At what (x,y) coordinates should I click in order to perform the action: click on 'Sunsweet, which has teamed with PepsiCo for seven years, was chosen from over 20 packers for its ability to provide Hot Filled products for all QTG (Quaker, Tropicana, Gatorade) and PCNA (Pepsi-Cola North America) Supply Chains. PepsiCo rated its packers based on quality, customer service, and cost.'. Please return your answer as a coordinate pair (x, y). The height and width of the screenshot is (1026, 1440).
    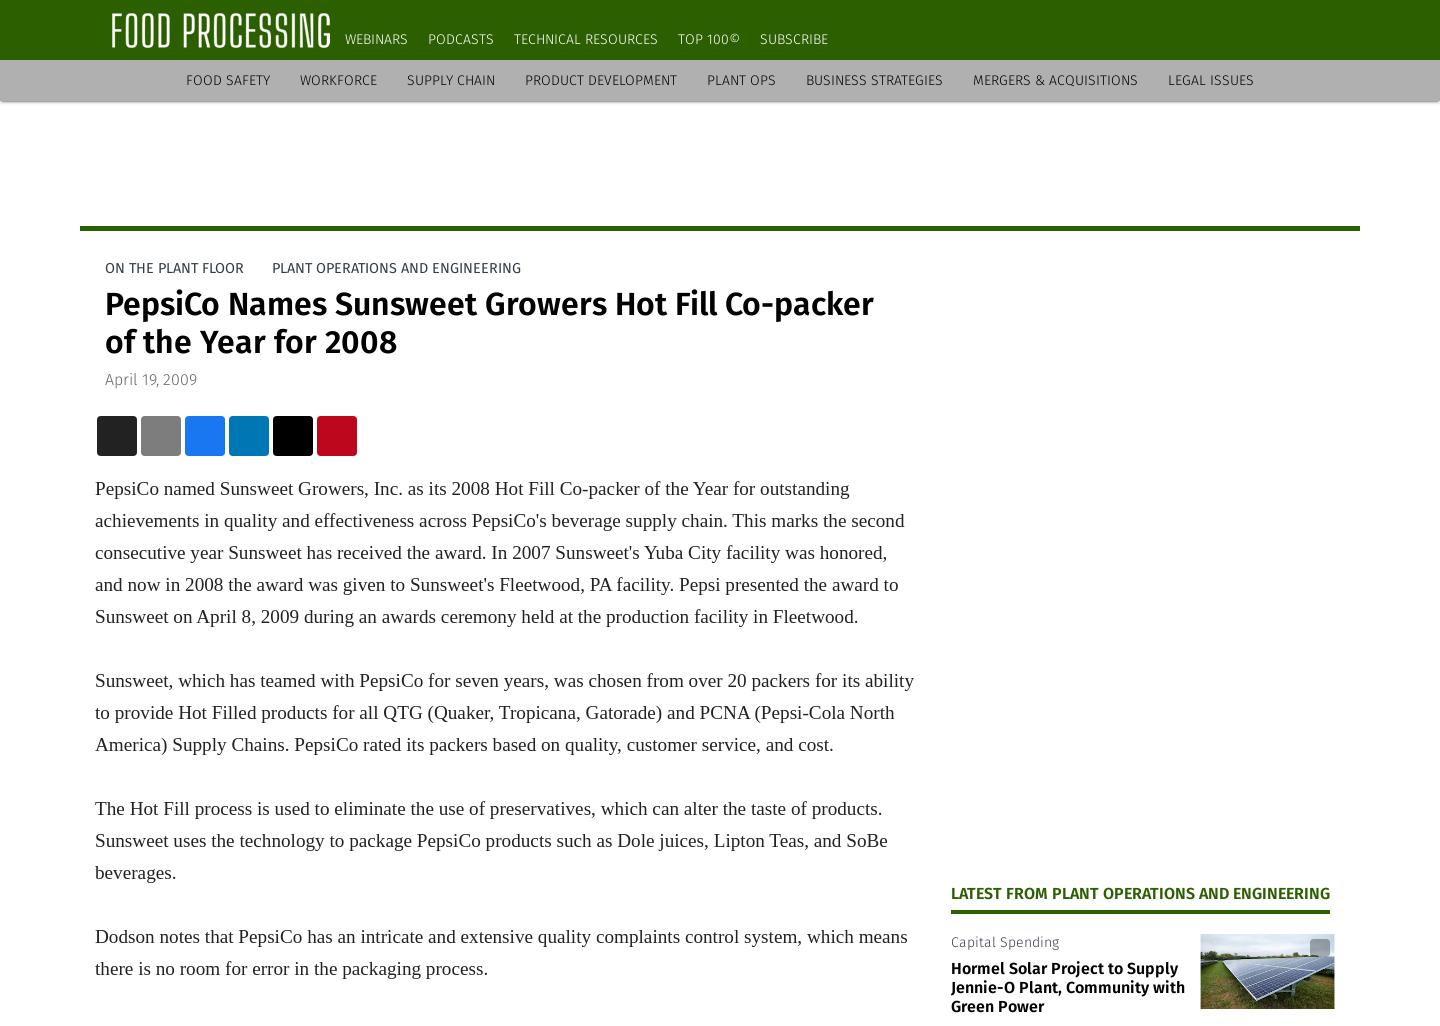
    Looking at the image, I should click on (503, 710).